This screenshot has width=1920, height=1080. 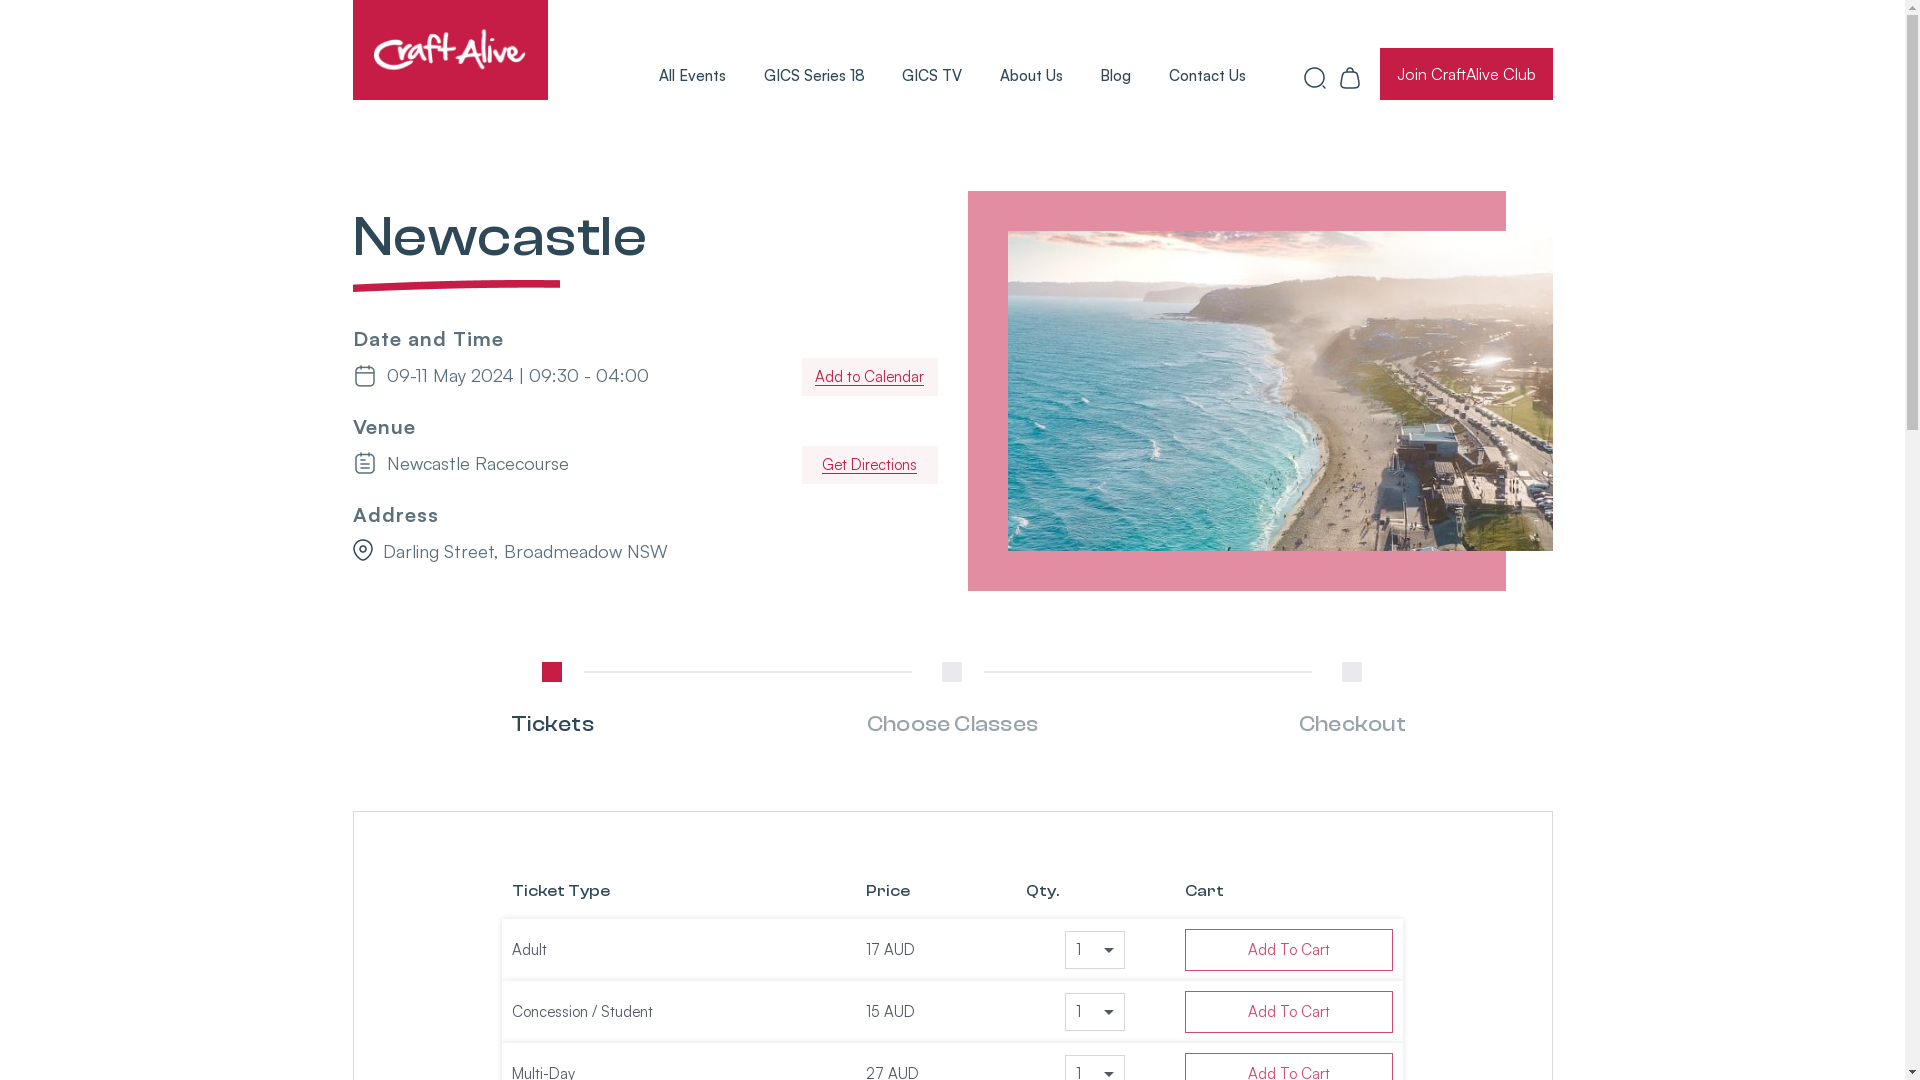 I want to click on 'Blog', so click(x=1114, y=75).